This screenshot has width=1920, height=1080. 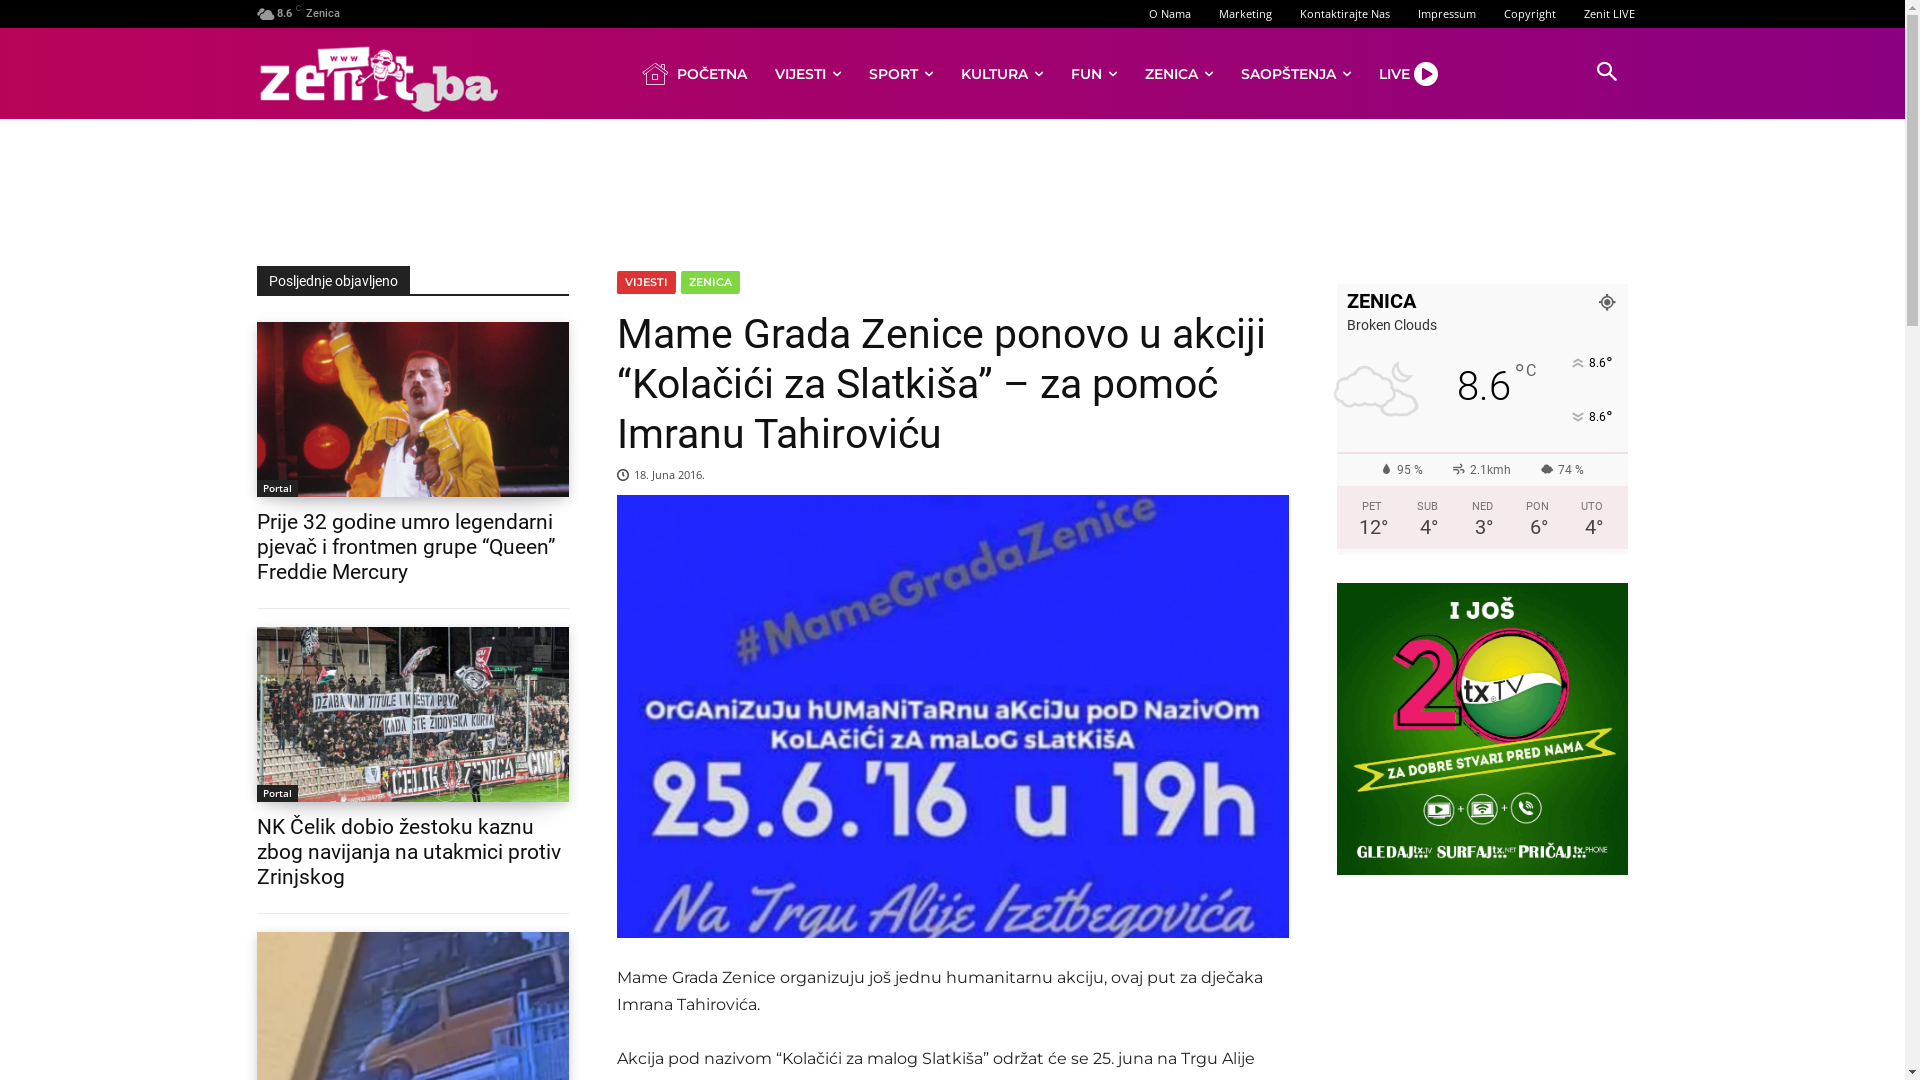 What do you see at coordinates (807, 72) in the screenshot?
I see `'VIJESTI'` at bounding box center [807, 72].